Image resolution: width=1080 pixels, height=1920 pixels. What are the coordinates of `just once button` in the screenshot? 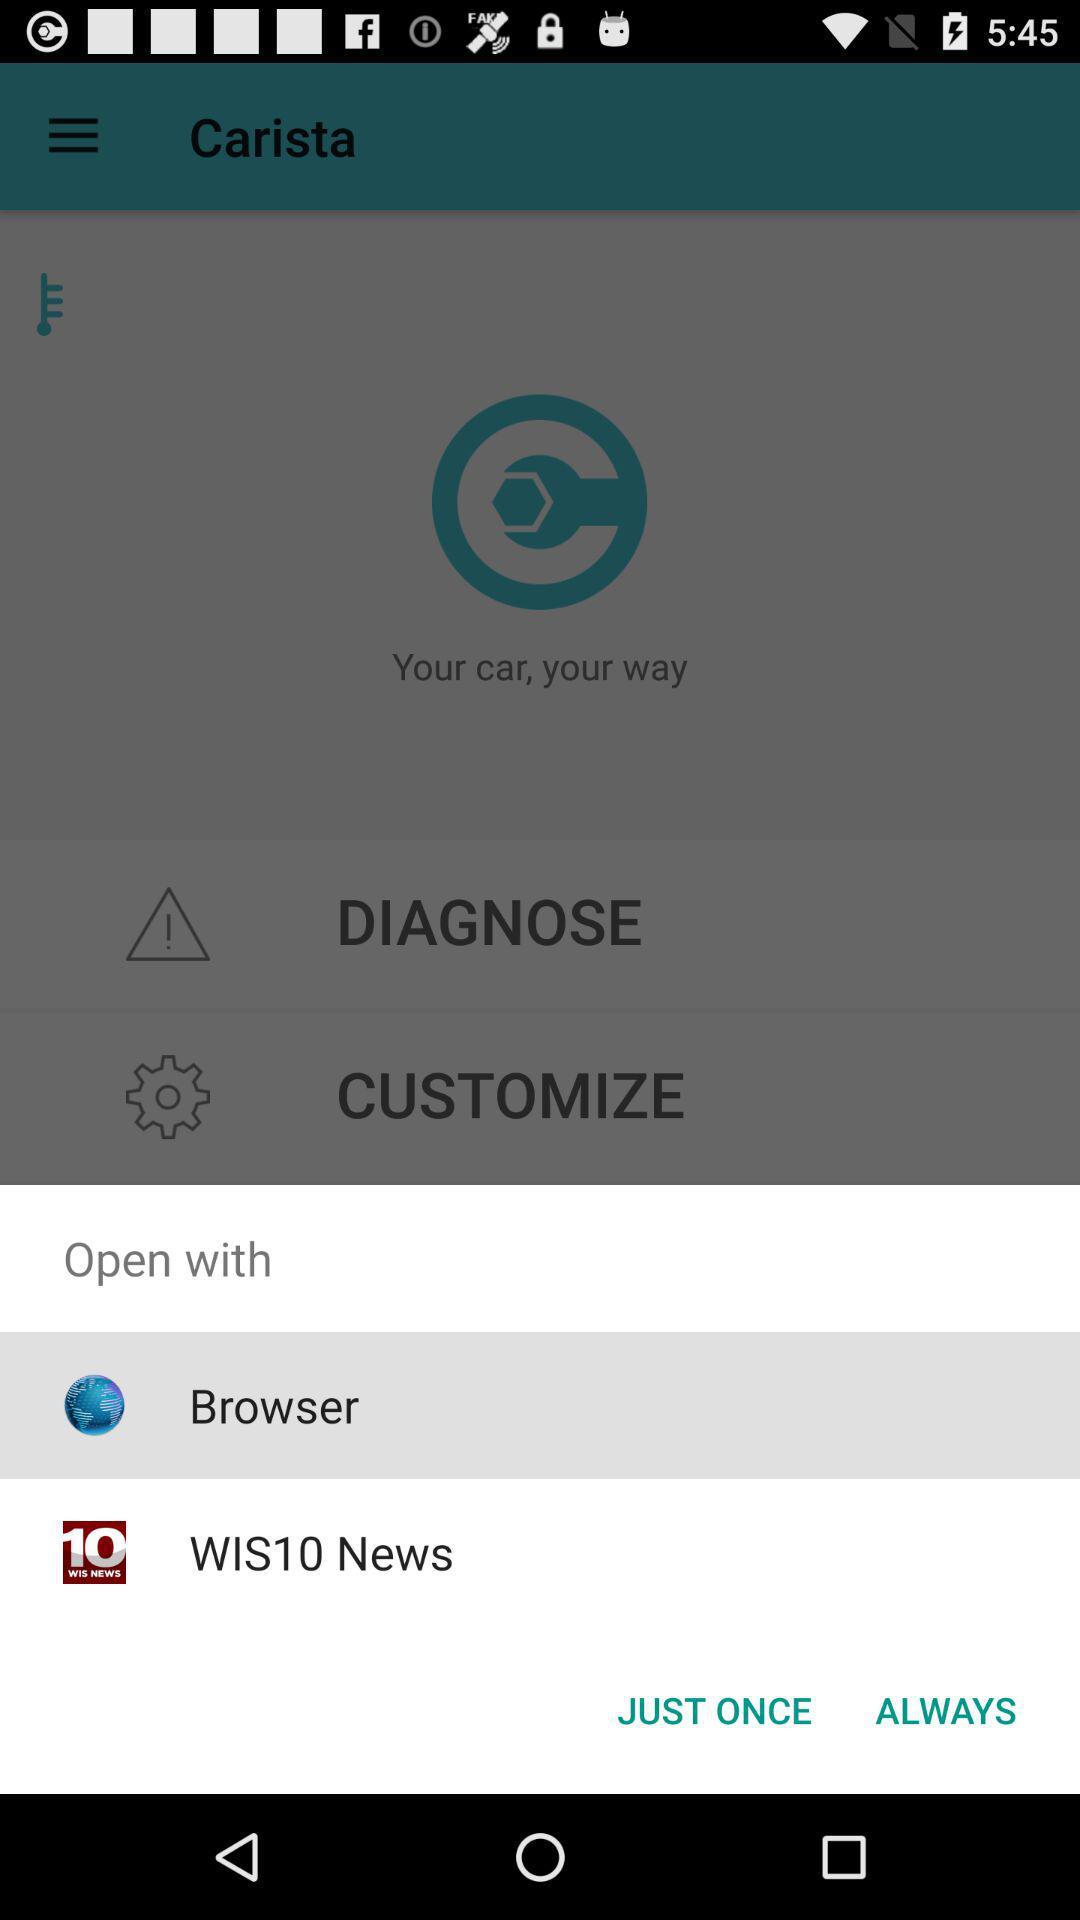 It's located at (713, 1708).